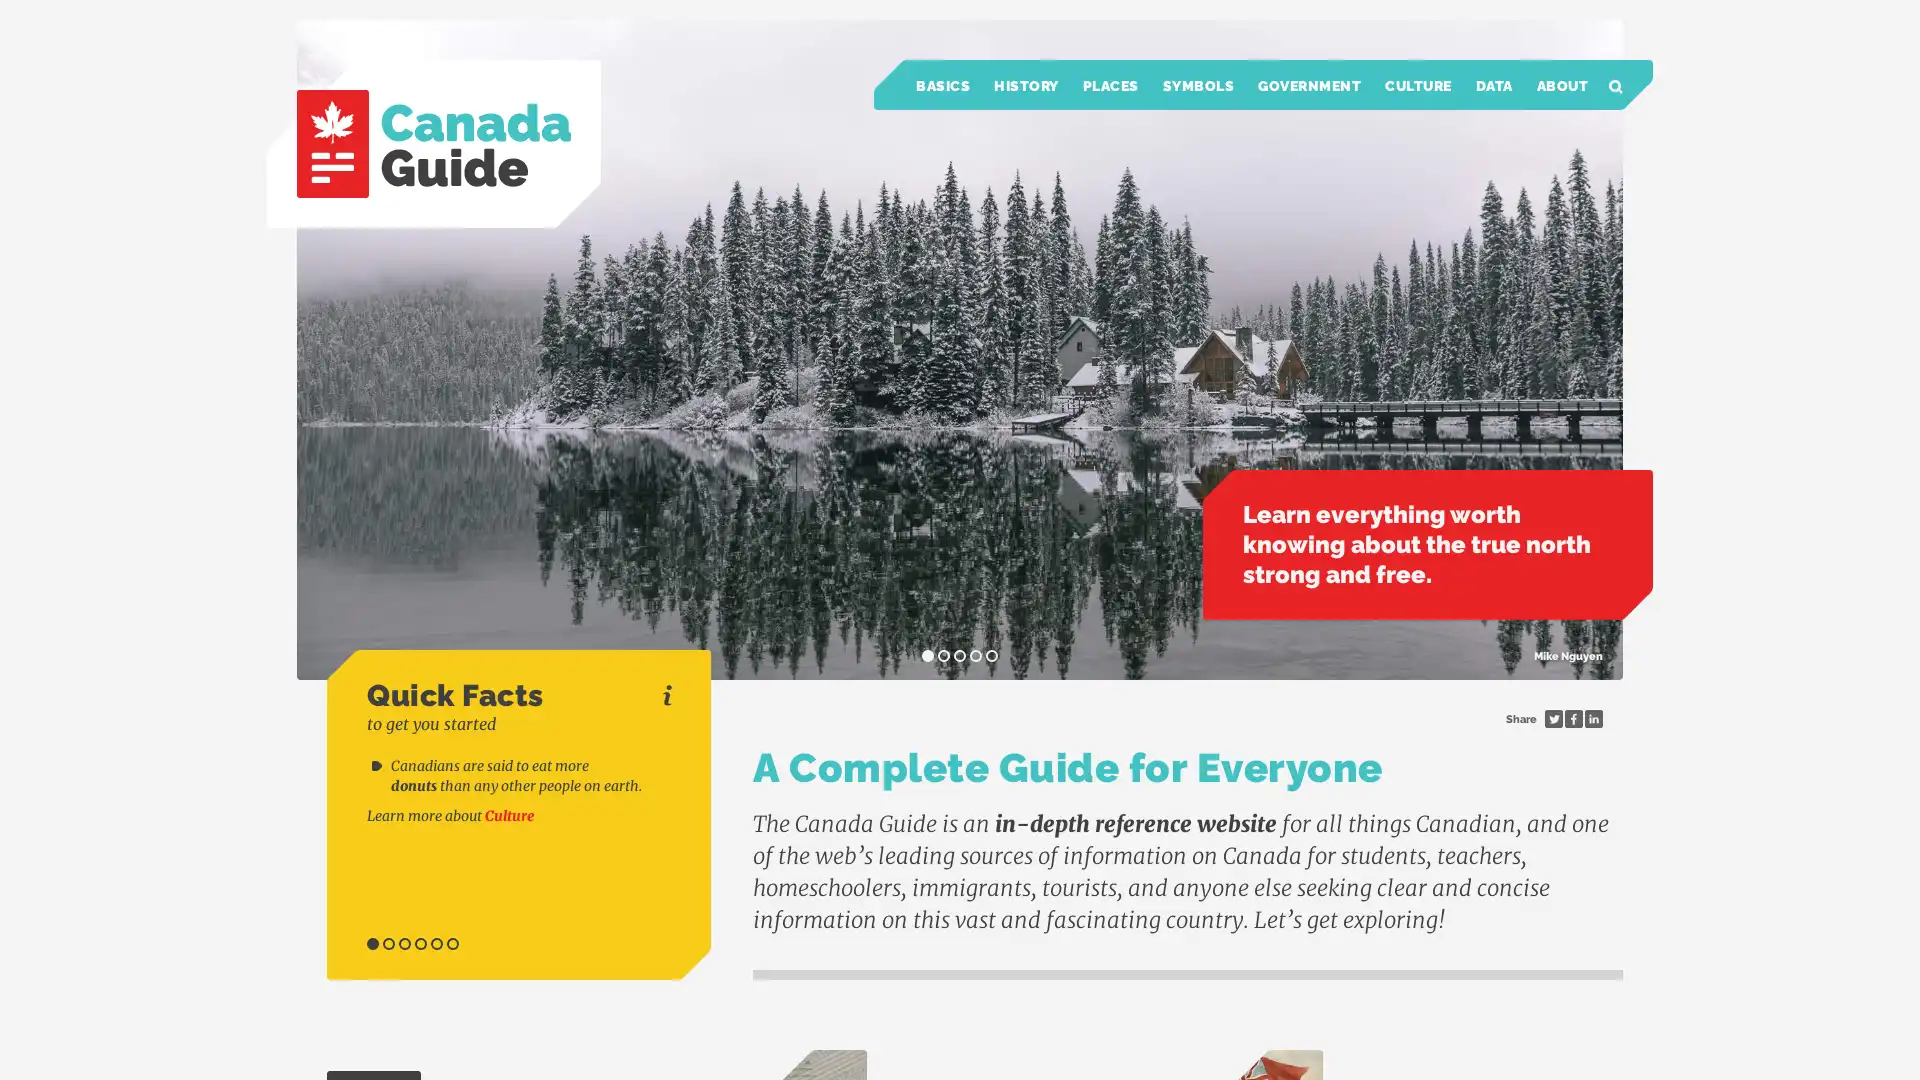 Image resolution: width=1920 pixels, height=1080 pixels. I want to click on Go to slide 4, so click(420, 944).